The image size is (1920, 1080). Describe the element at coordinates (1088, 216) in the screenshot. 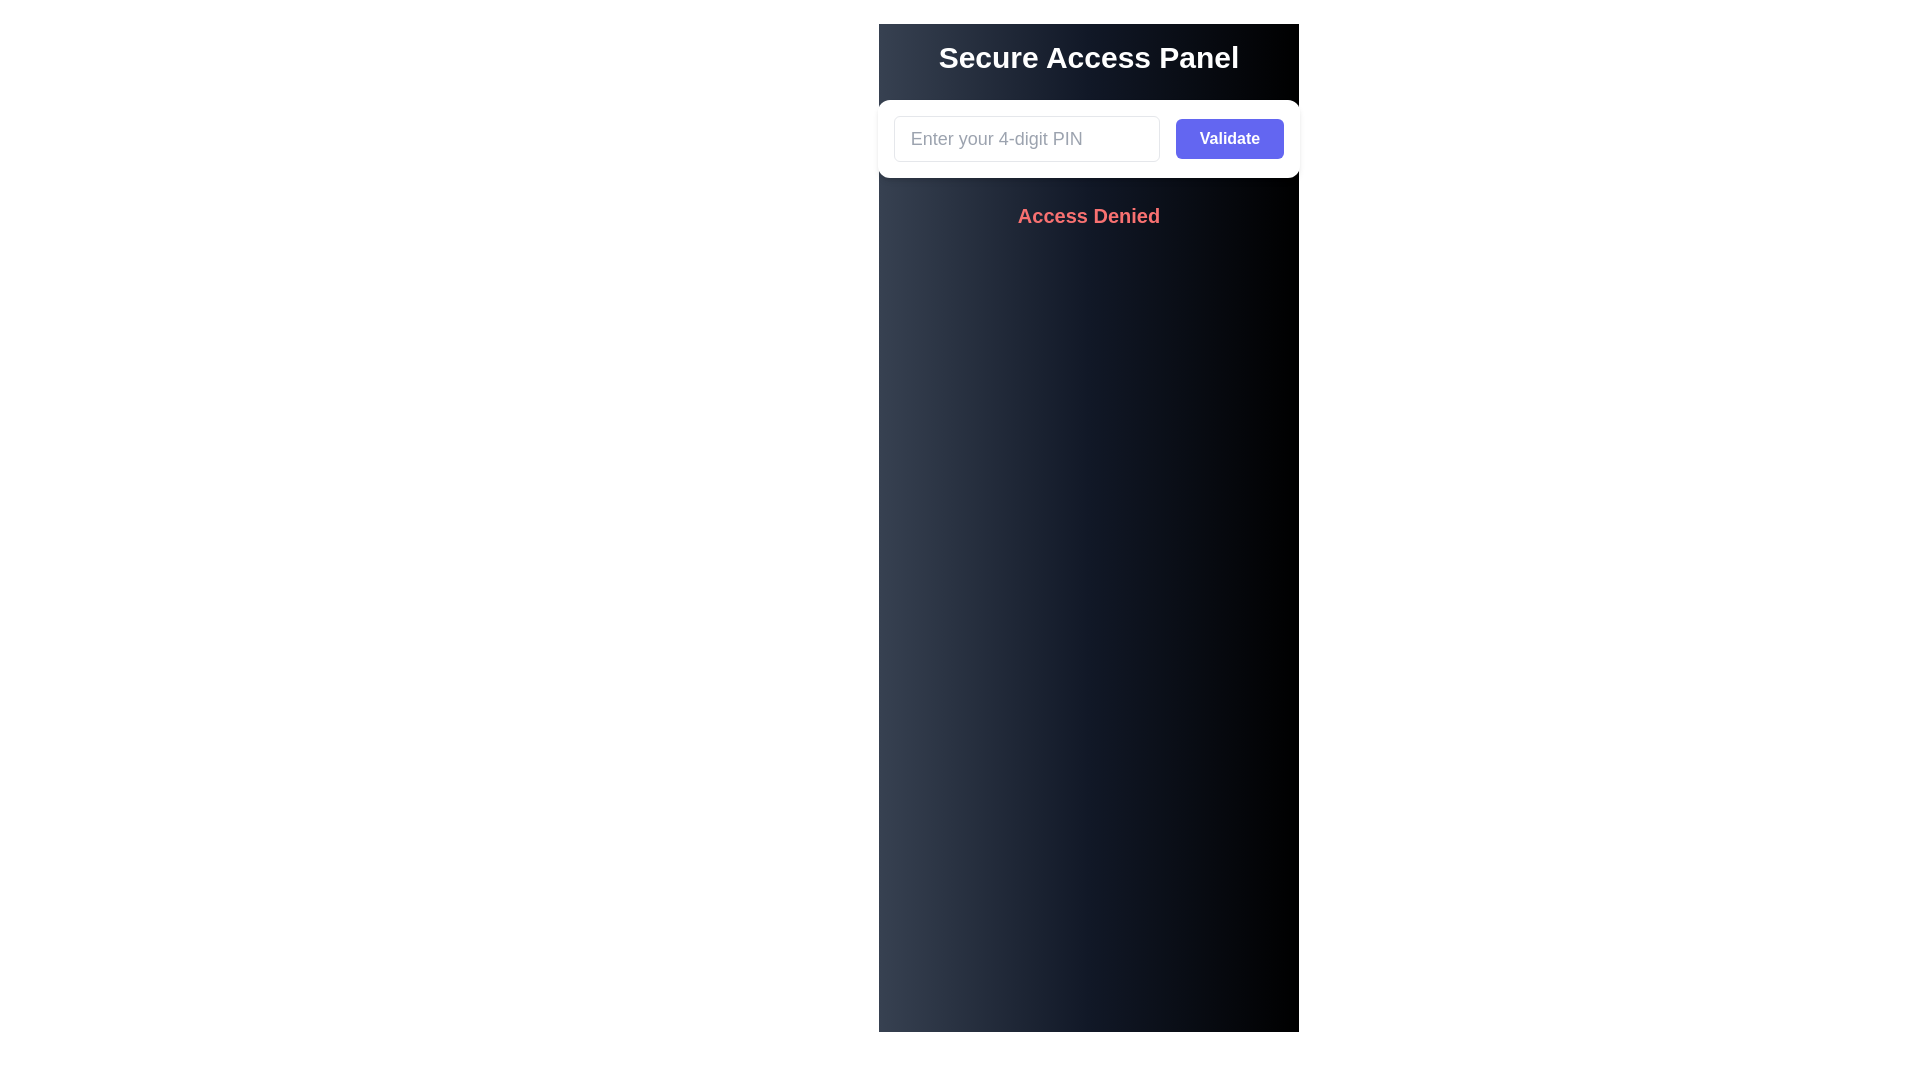

I see `the 'Access Denied' text label, which is displayed in bold red font on a dark background, located below the text input field and the 'Validate' button` at that location.